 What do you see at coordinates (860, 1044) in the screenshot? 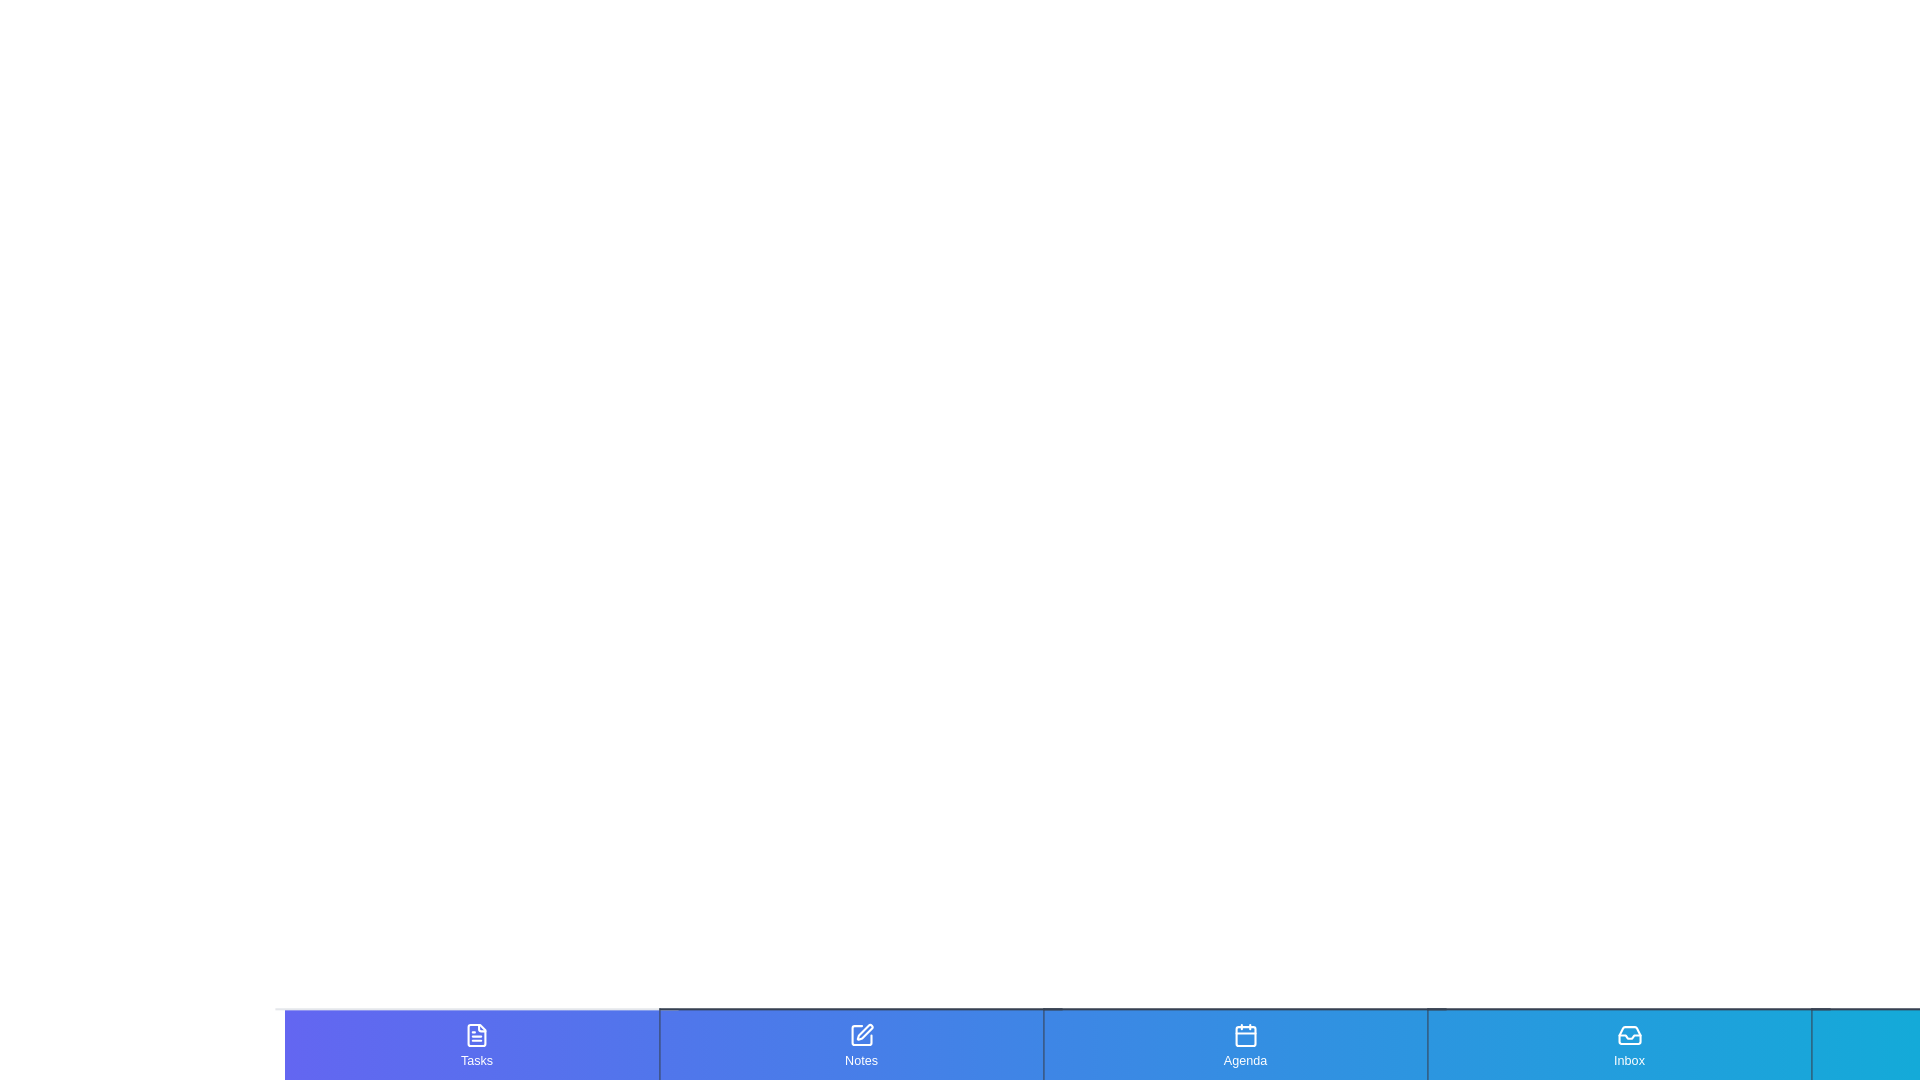
I see `the button labeled Notes to observe its hover effect` at bounding box center [860, 1044].